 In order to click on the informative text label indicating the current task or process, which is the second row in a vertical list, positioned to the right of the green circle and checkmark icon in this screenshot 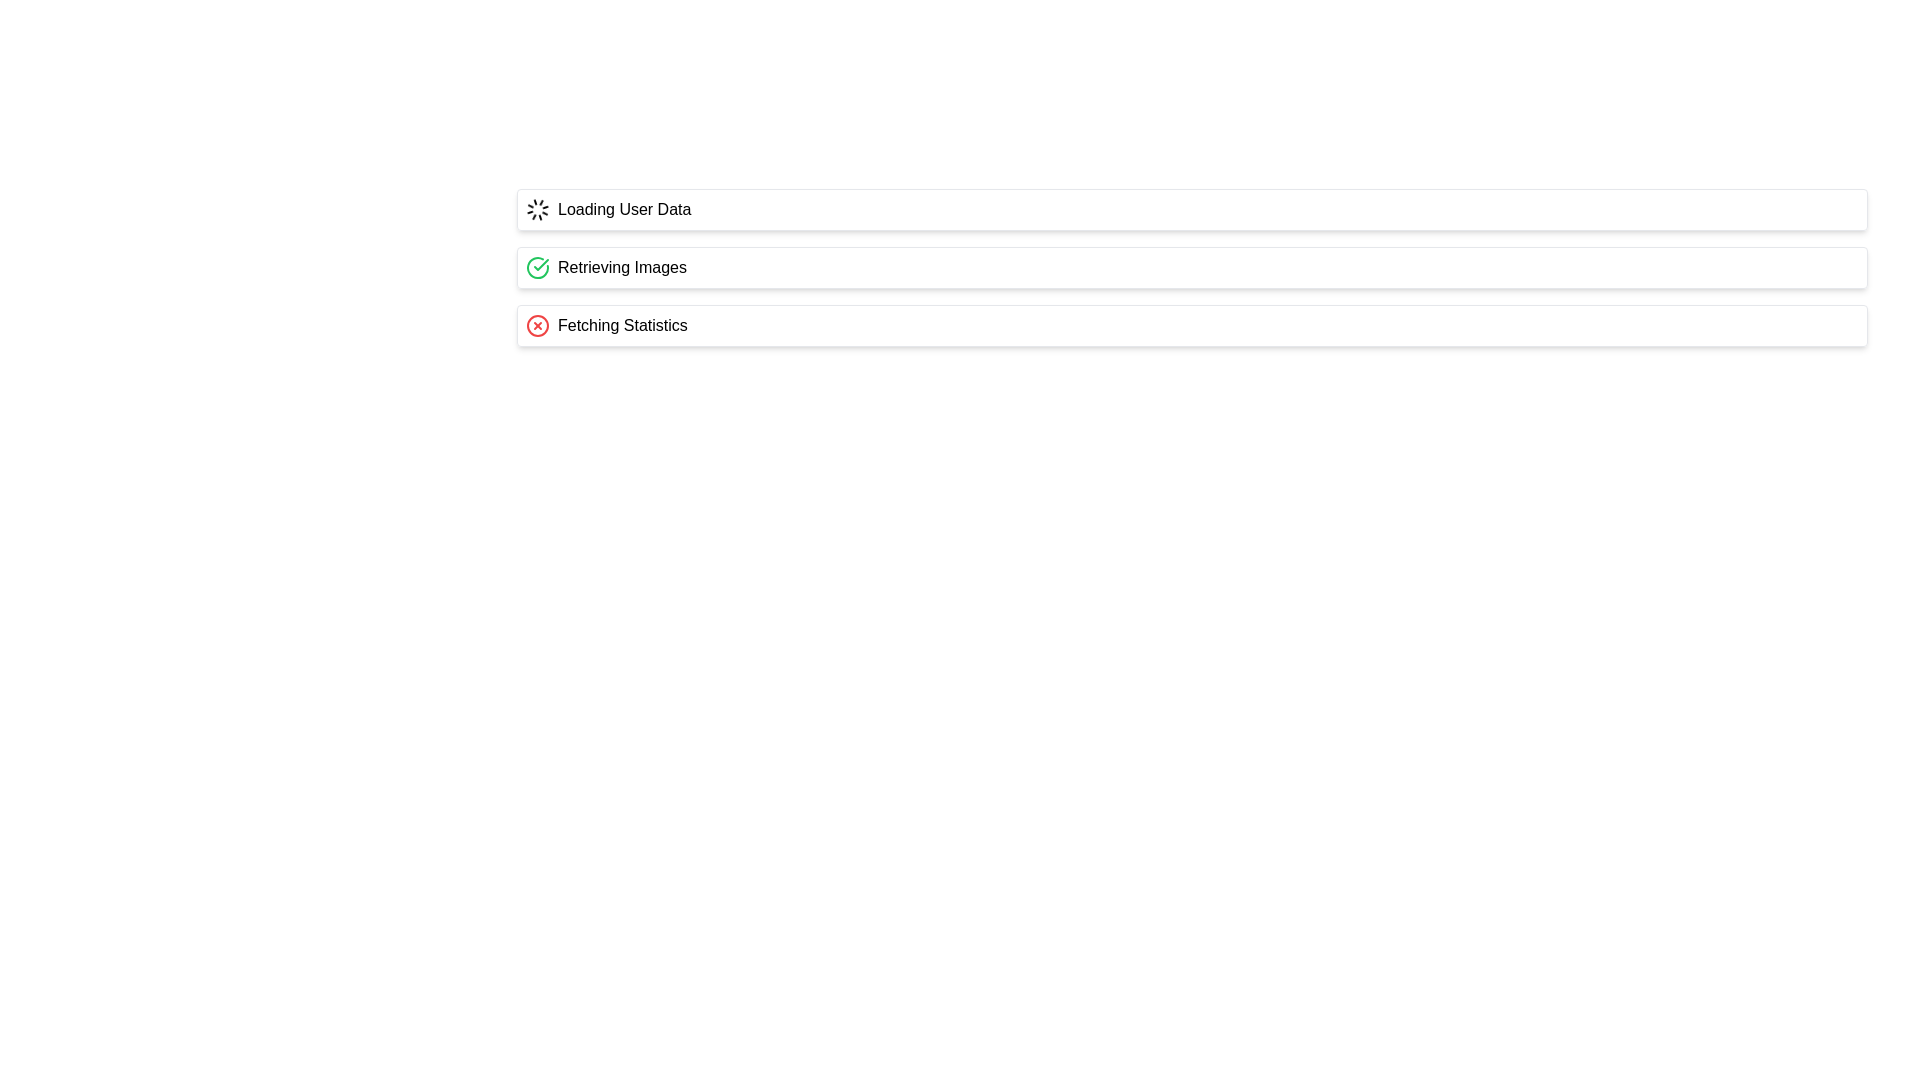, I will do `click(621, 266)`.